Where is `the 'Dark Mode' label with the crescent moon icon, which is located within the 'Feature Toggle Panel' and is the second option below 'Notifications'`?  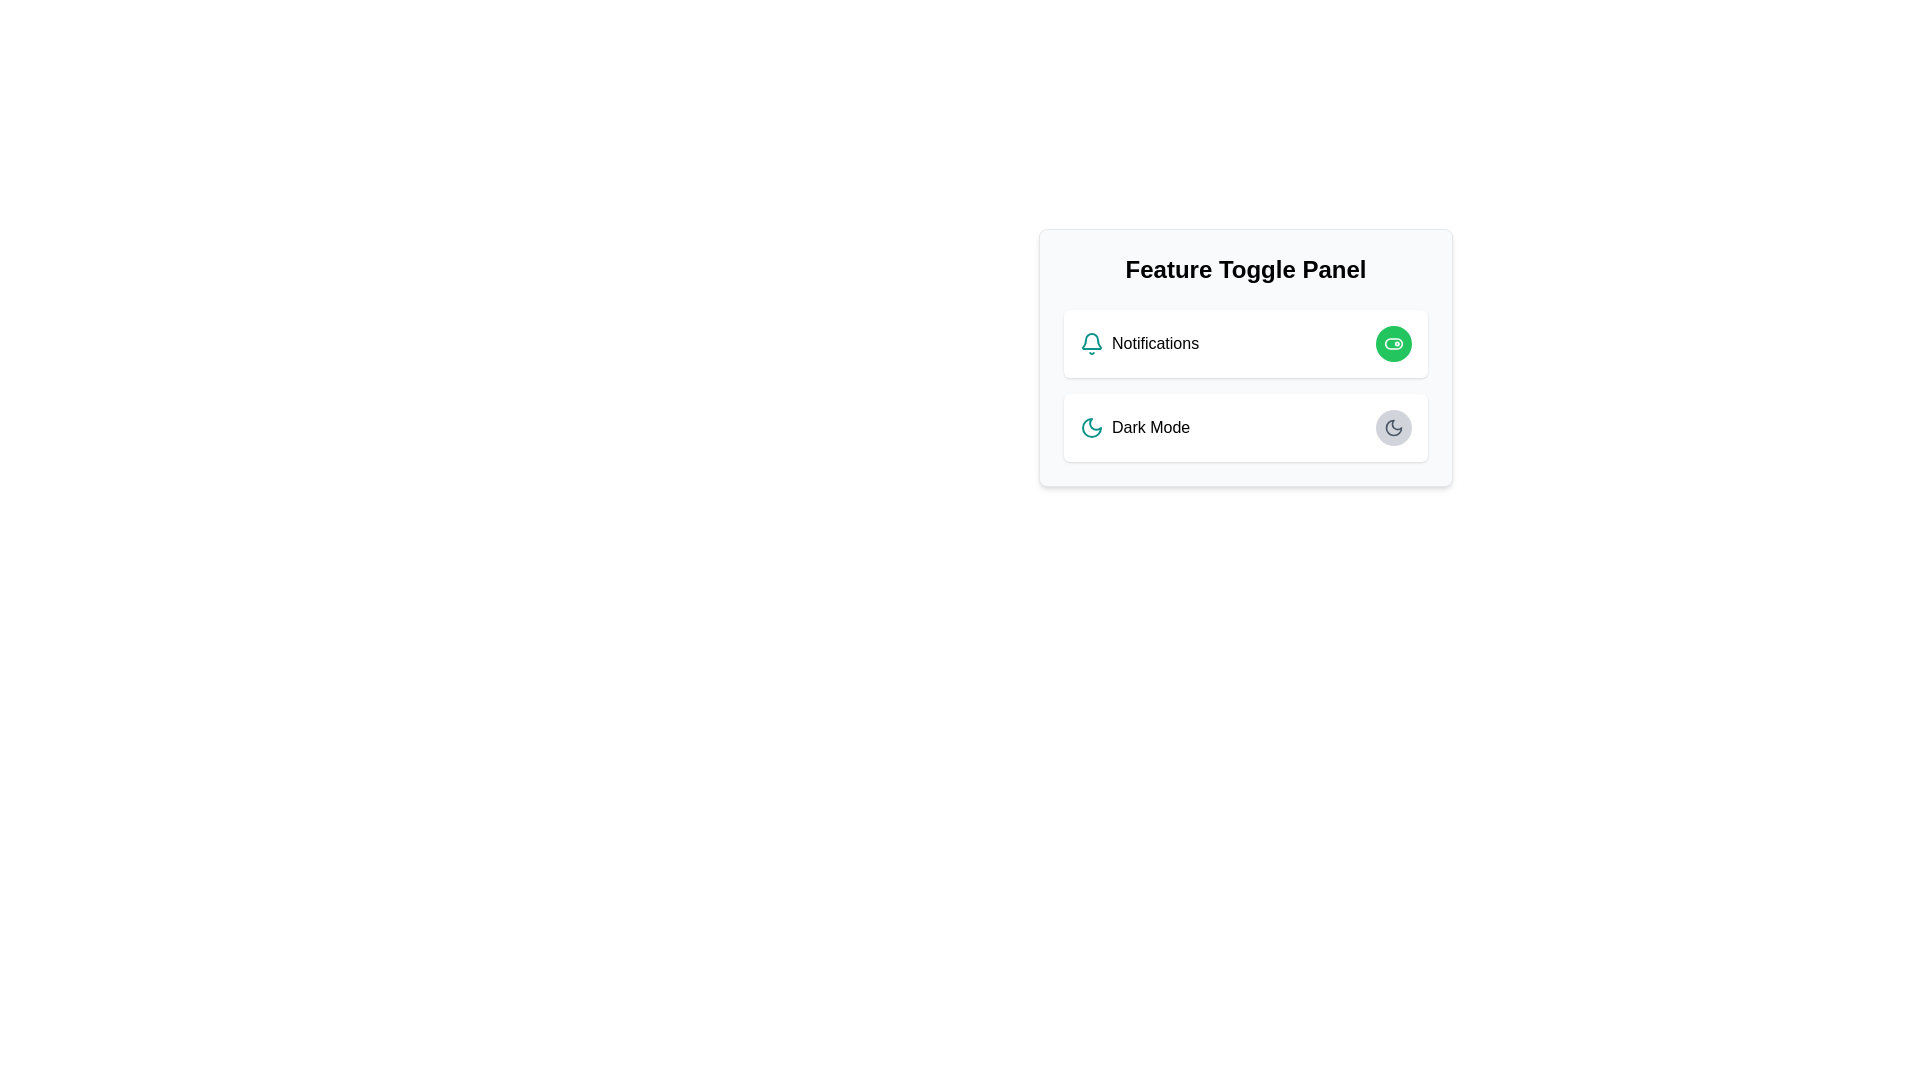
the 'Dark Mode' label with the crescent moon icon, which is located within the 'Feature Toggle Panel' and is the second option below 'Notifications' is located at coordinates (1135, 427).